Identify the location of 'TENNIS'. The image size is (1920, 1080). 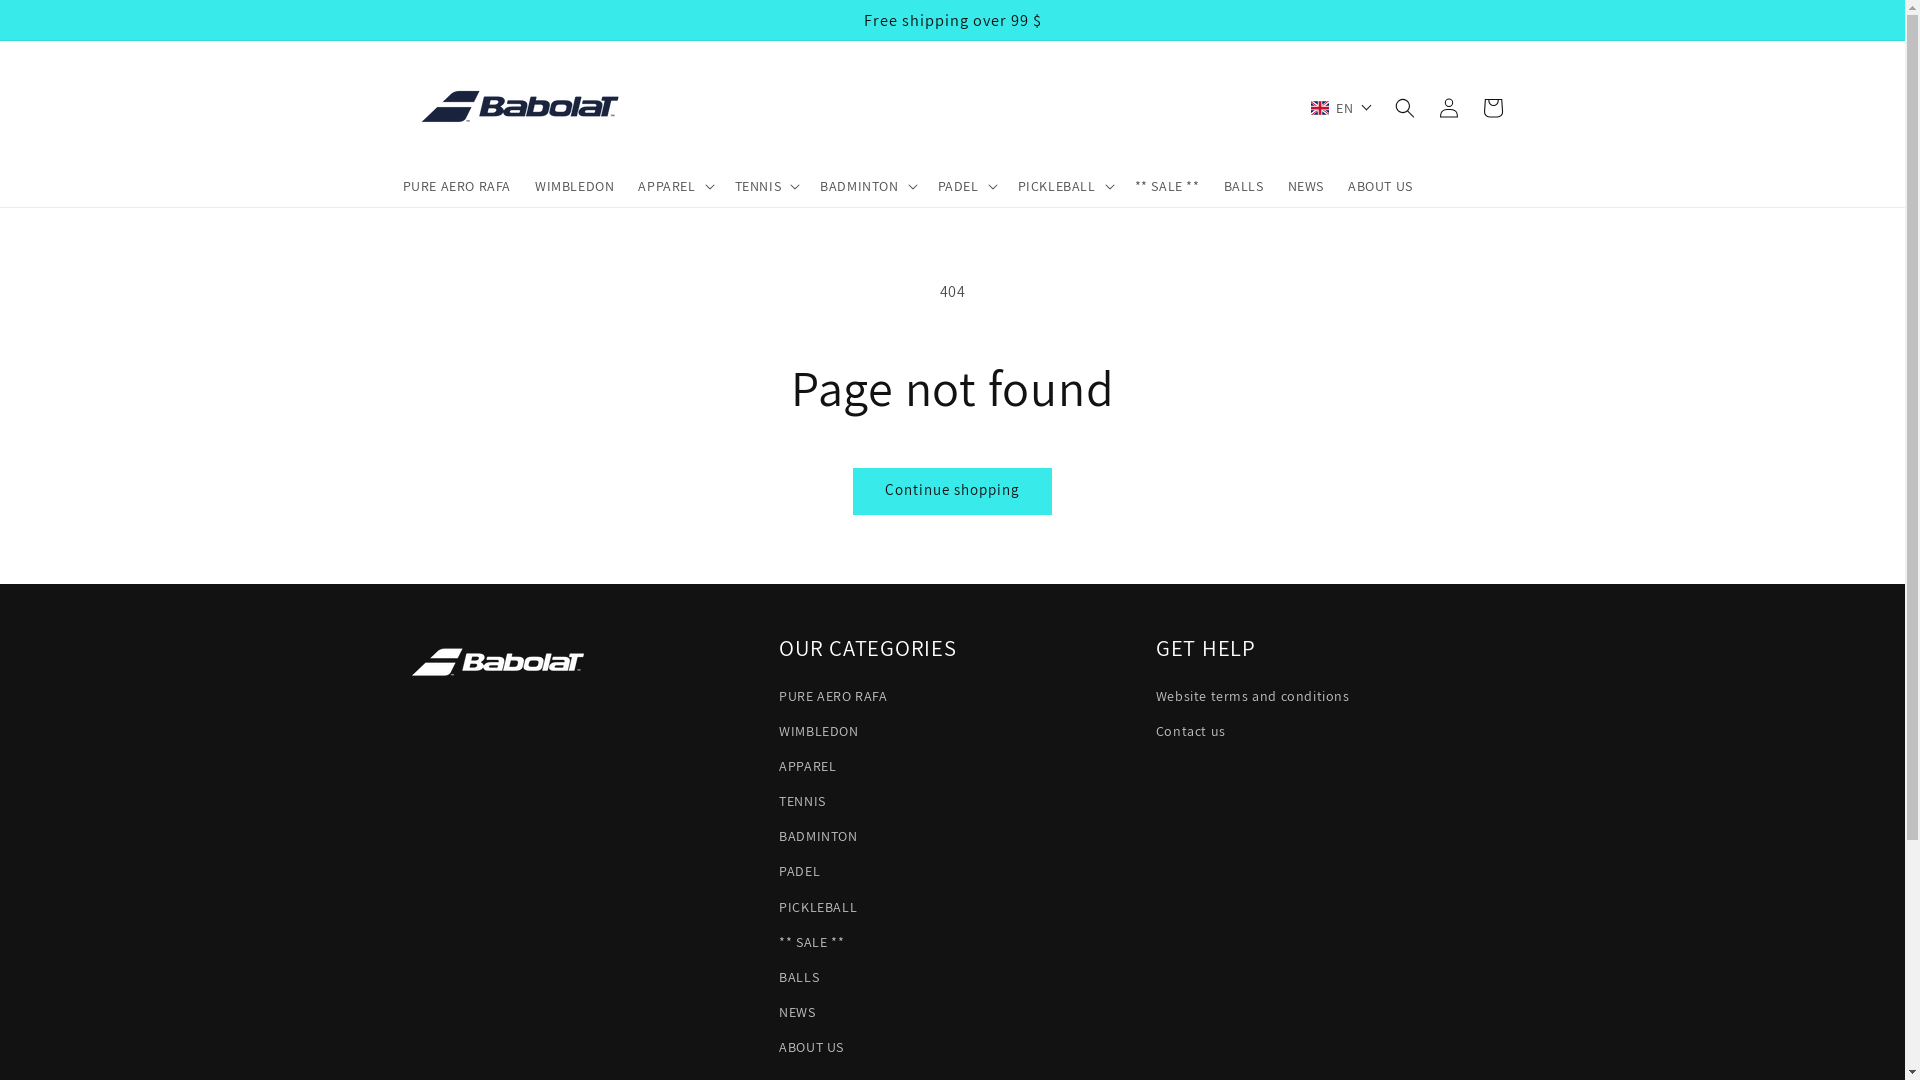
(802, 800).